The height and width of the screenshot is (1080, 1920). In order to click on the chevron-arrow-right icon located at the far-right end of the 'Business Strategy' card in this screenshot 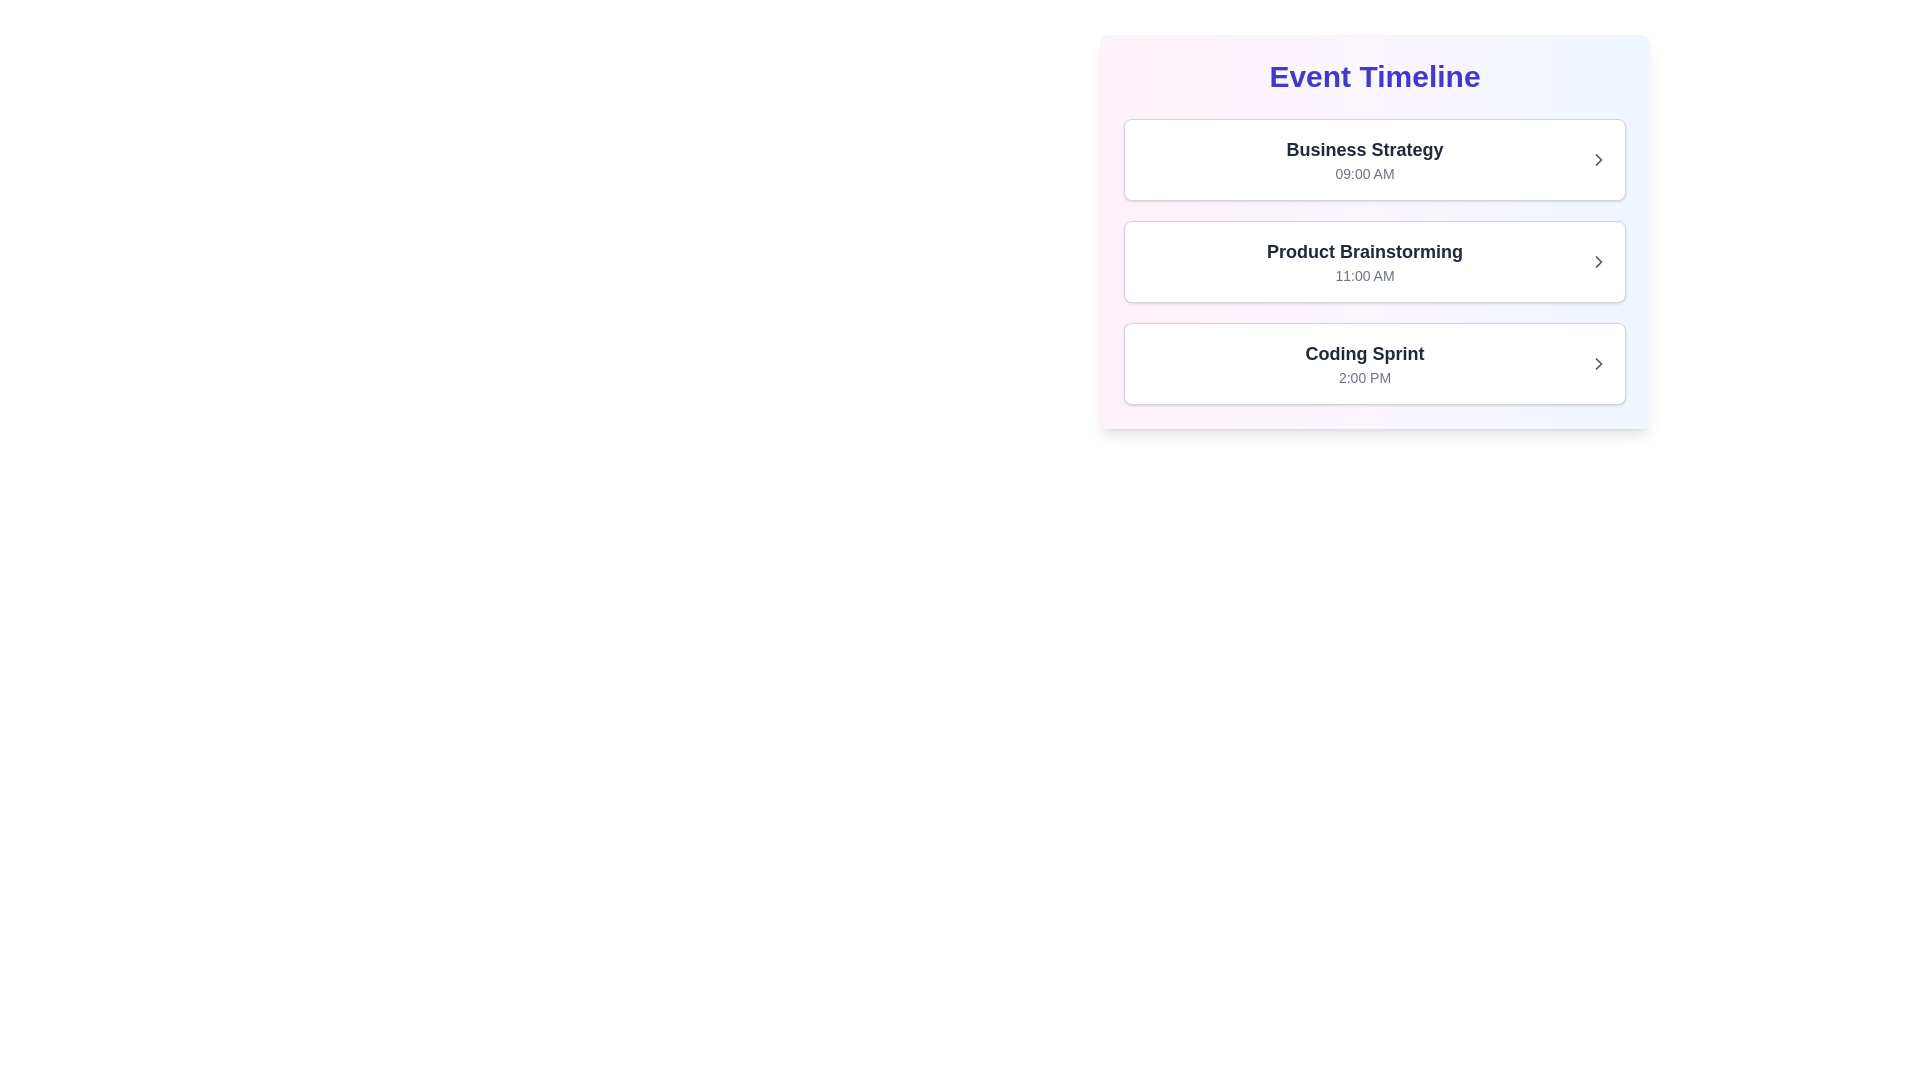, I will do `click(1597, 158)`.